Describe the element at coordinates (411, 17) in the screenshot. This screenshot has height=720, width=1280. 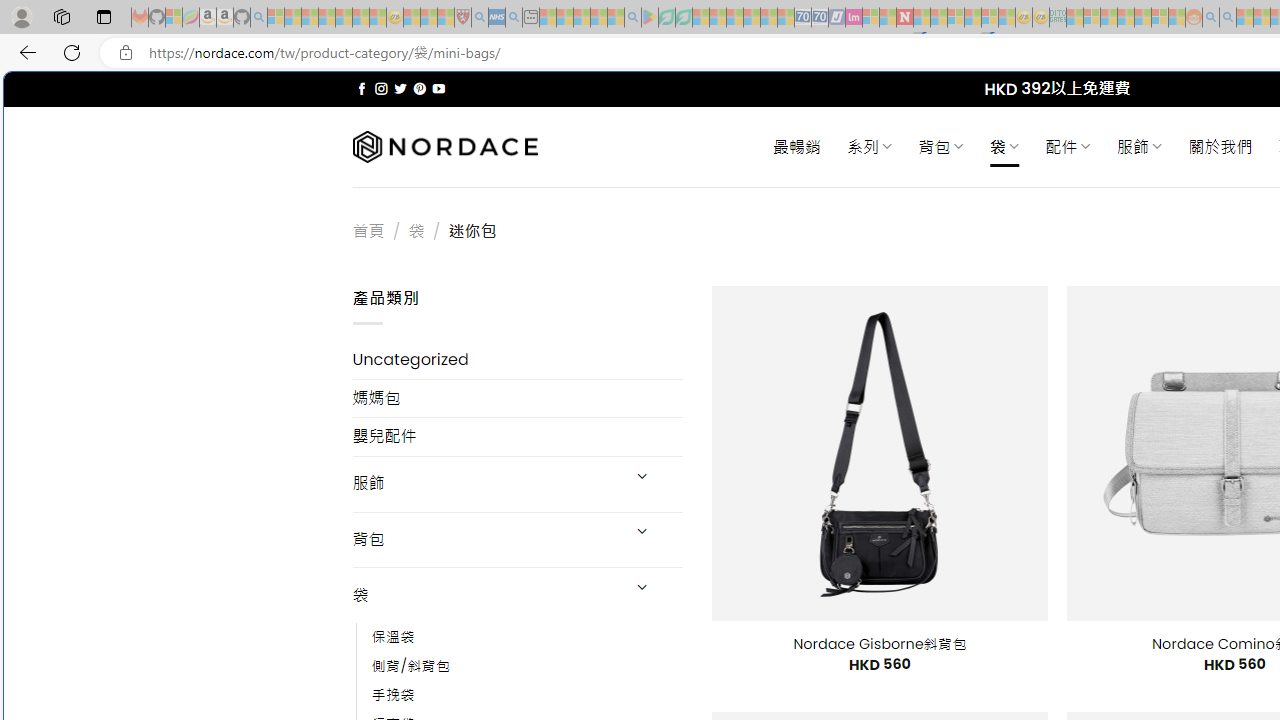
I see `'Recipes - MSN - Sleeping'` at that location.